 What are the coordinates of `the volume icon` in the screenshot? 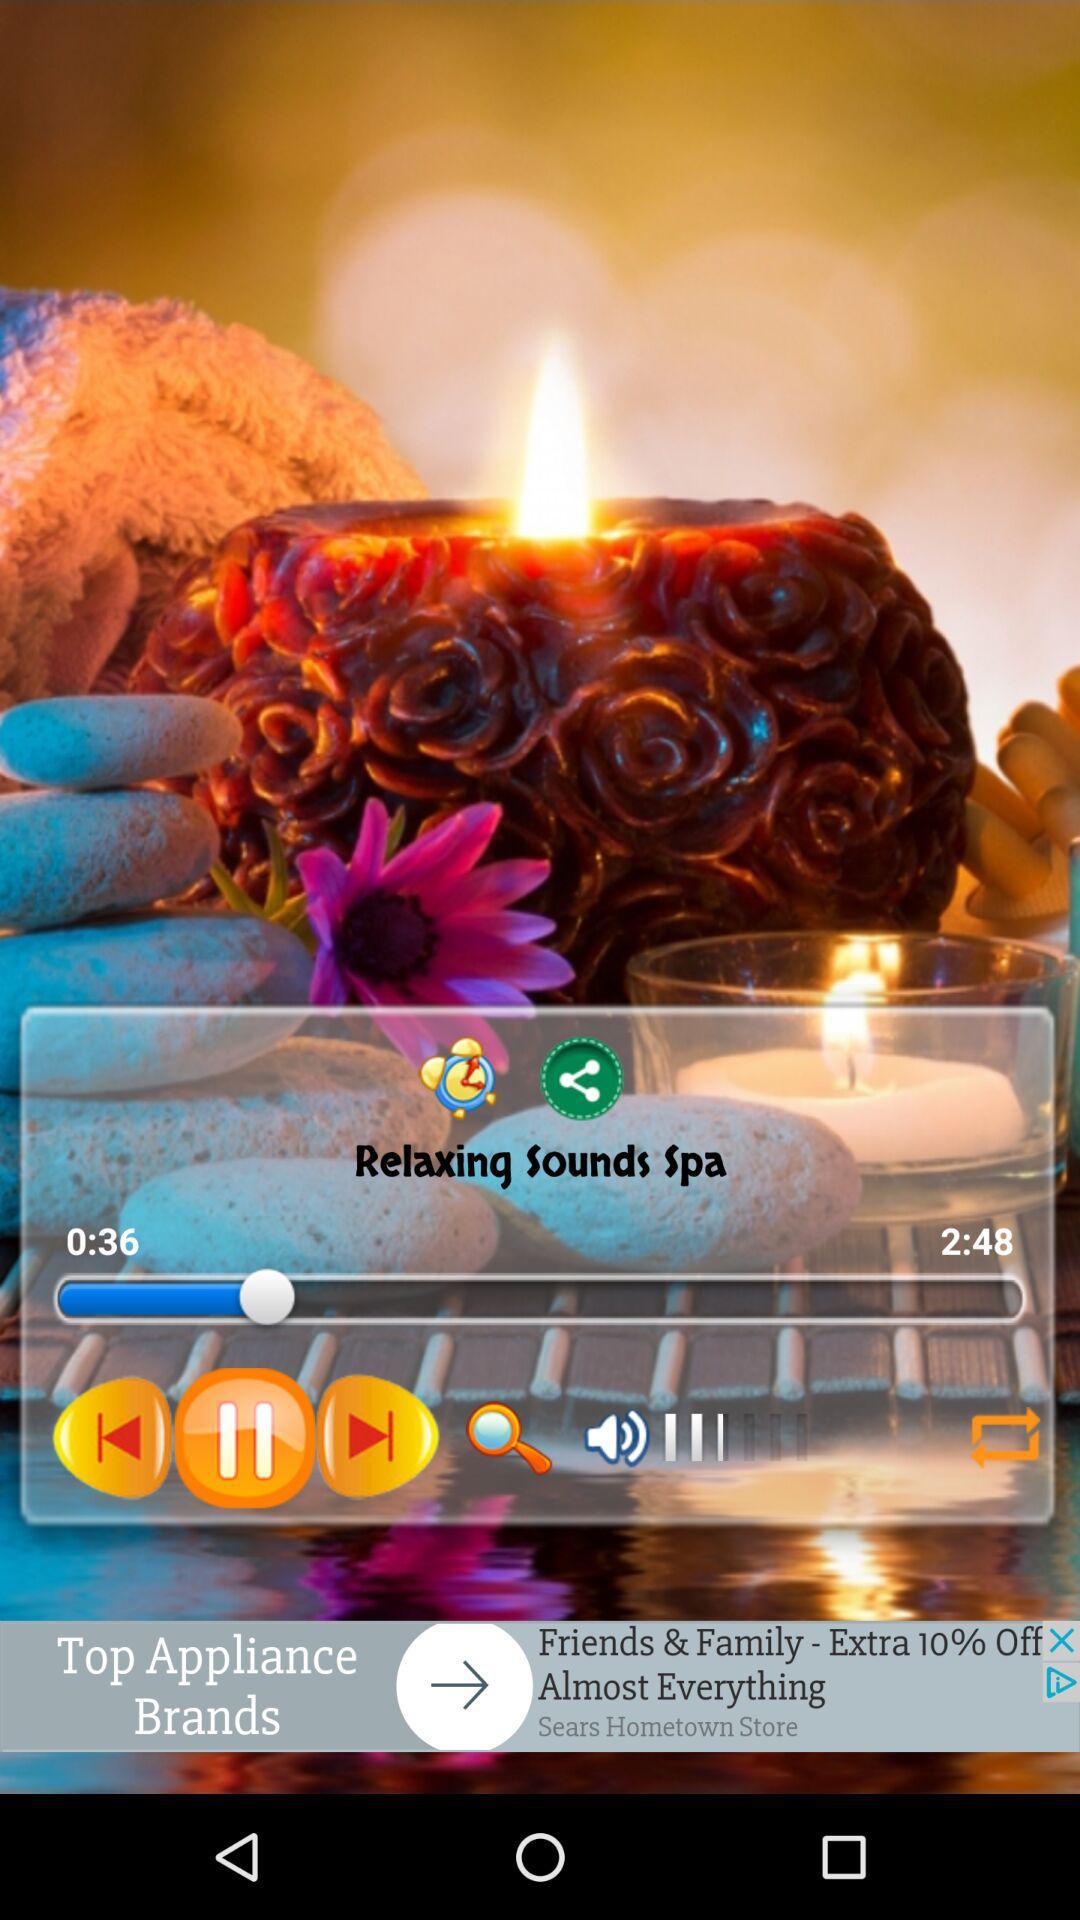 It's located at (616, 1537).